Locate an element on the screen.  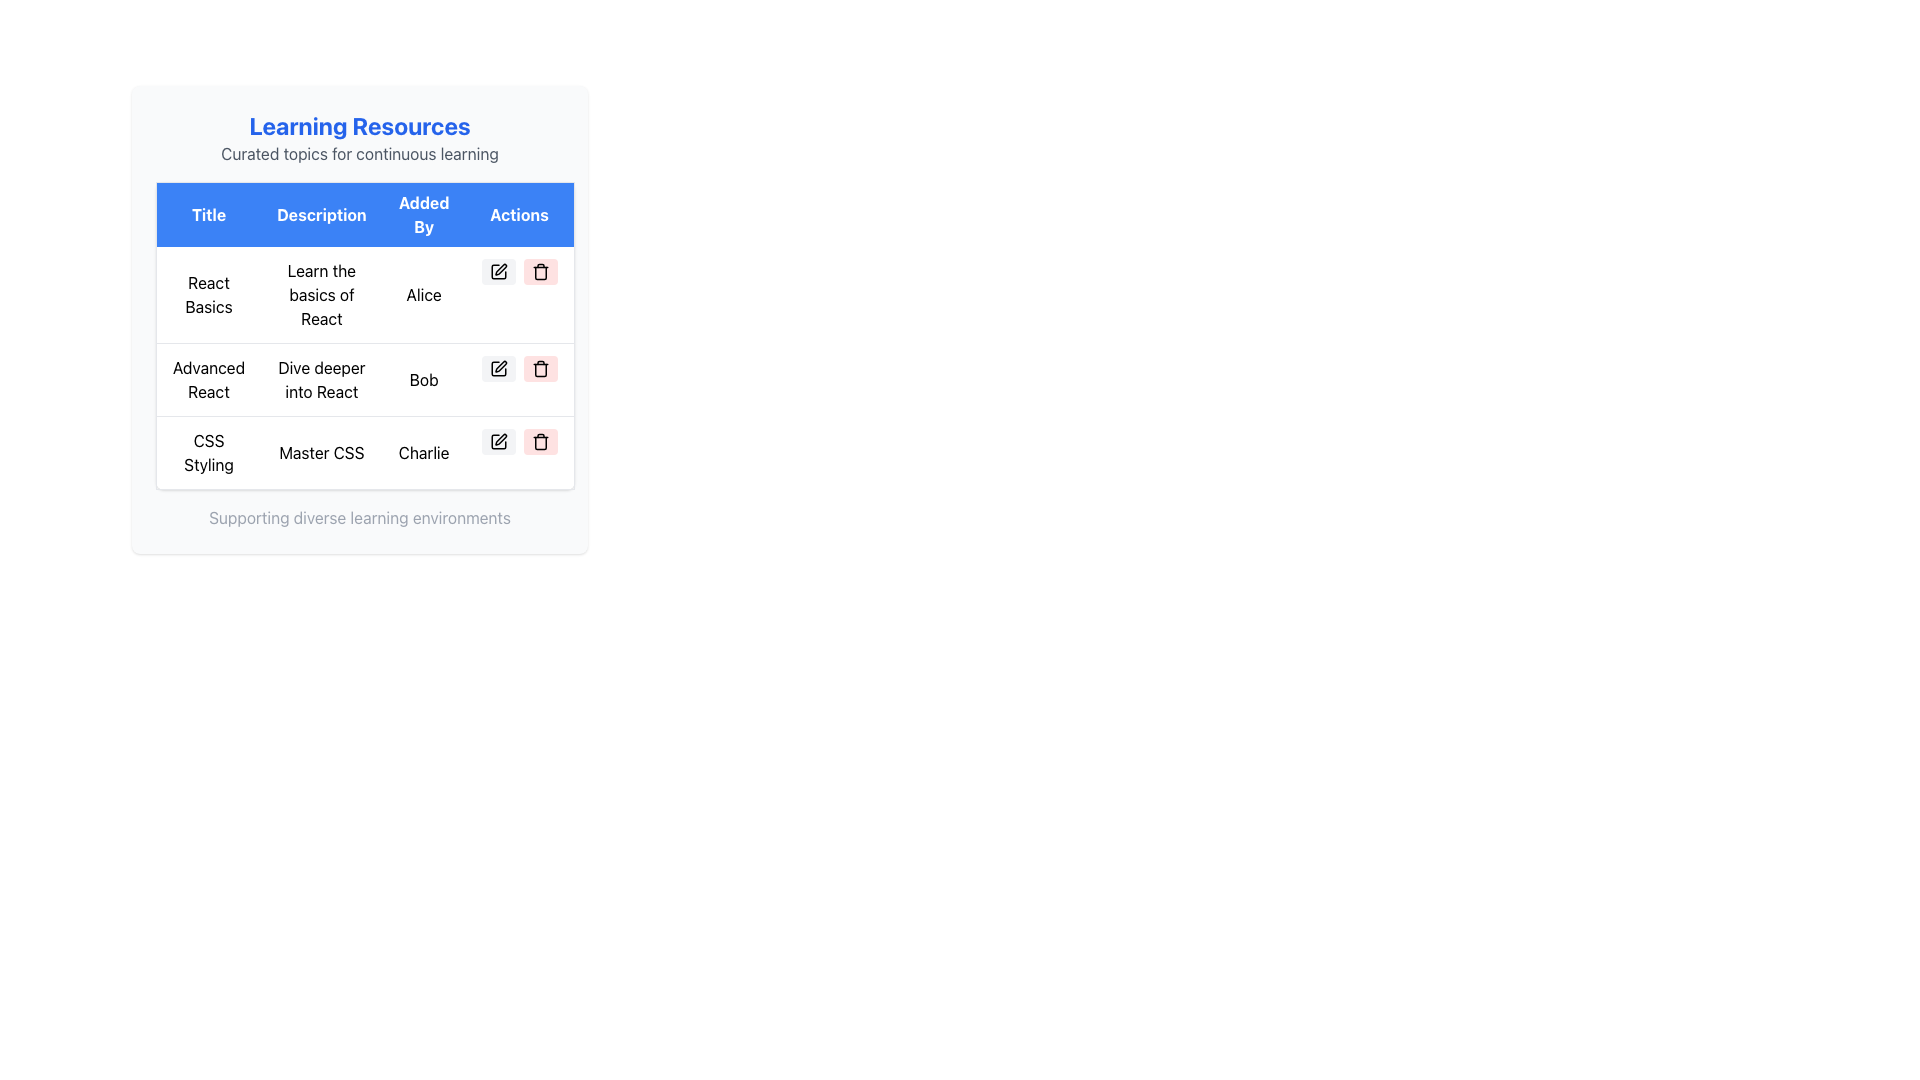
the edit icon in the 'Actions' column of the 'Learning Resources' table, specifically the first icon associated with 'React Basics' is located at coordinates (498, 272).